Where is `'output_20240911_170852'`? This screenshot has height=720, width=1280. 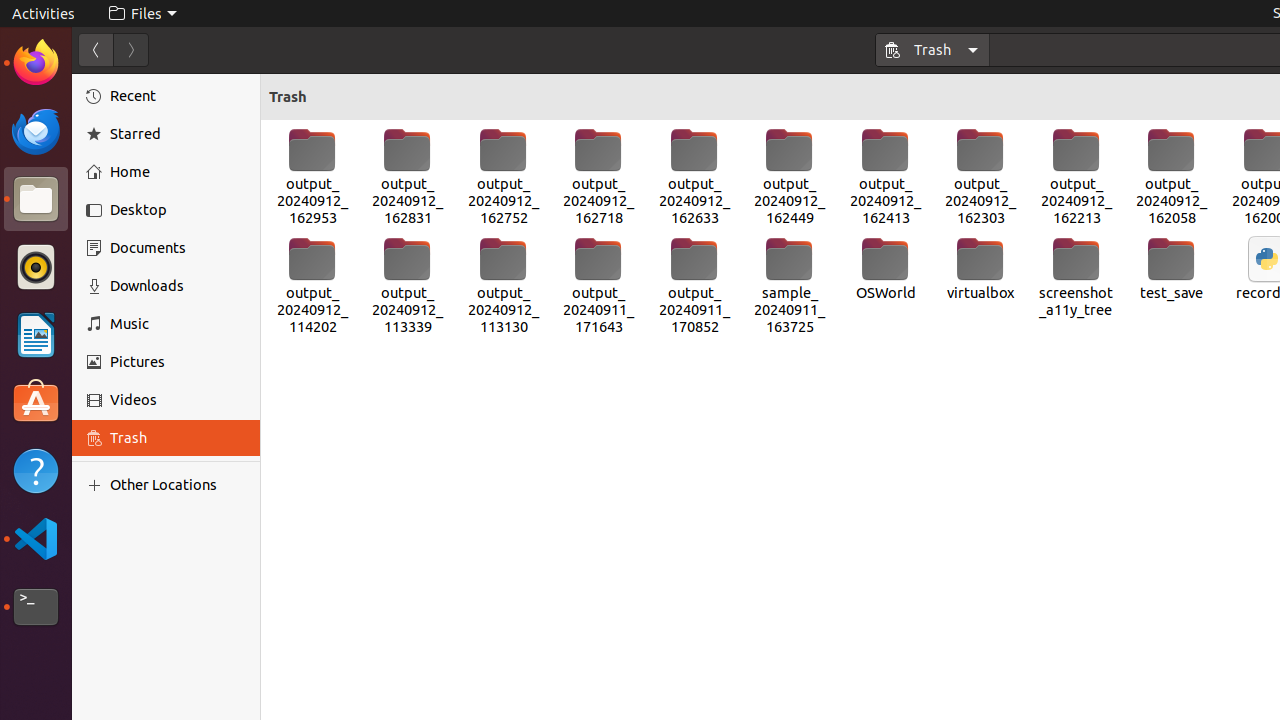 'output_20240911_170852' is located at coordinates (694, 286).